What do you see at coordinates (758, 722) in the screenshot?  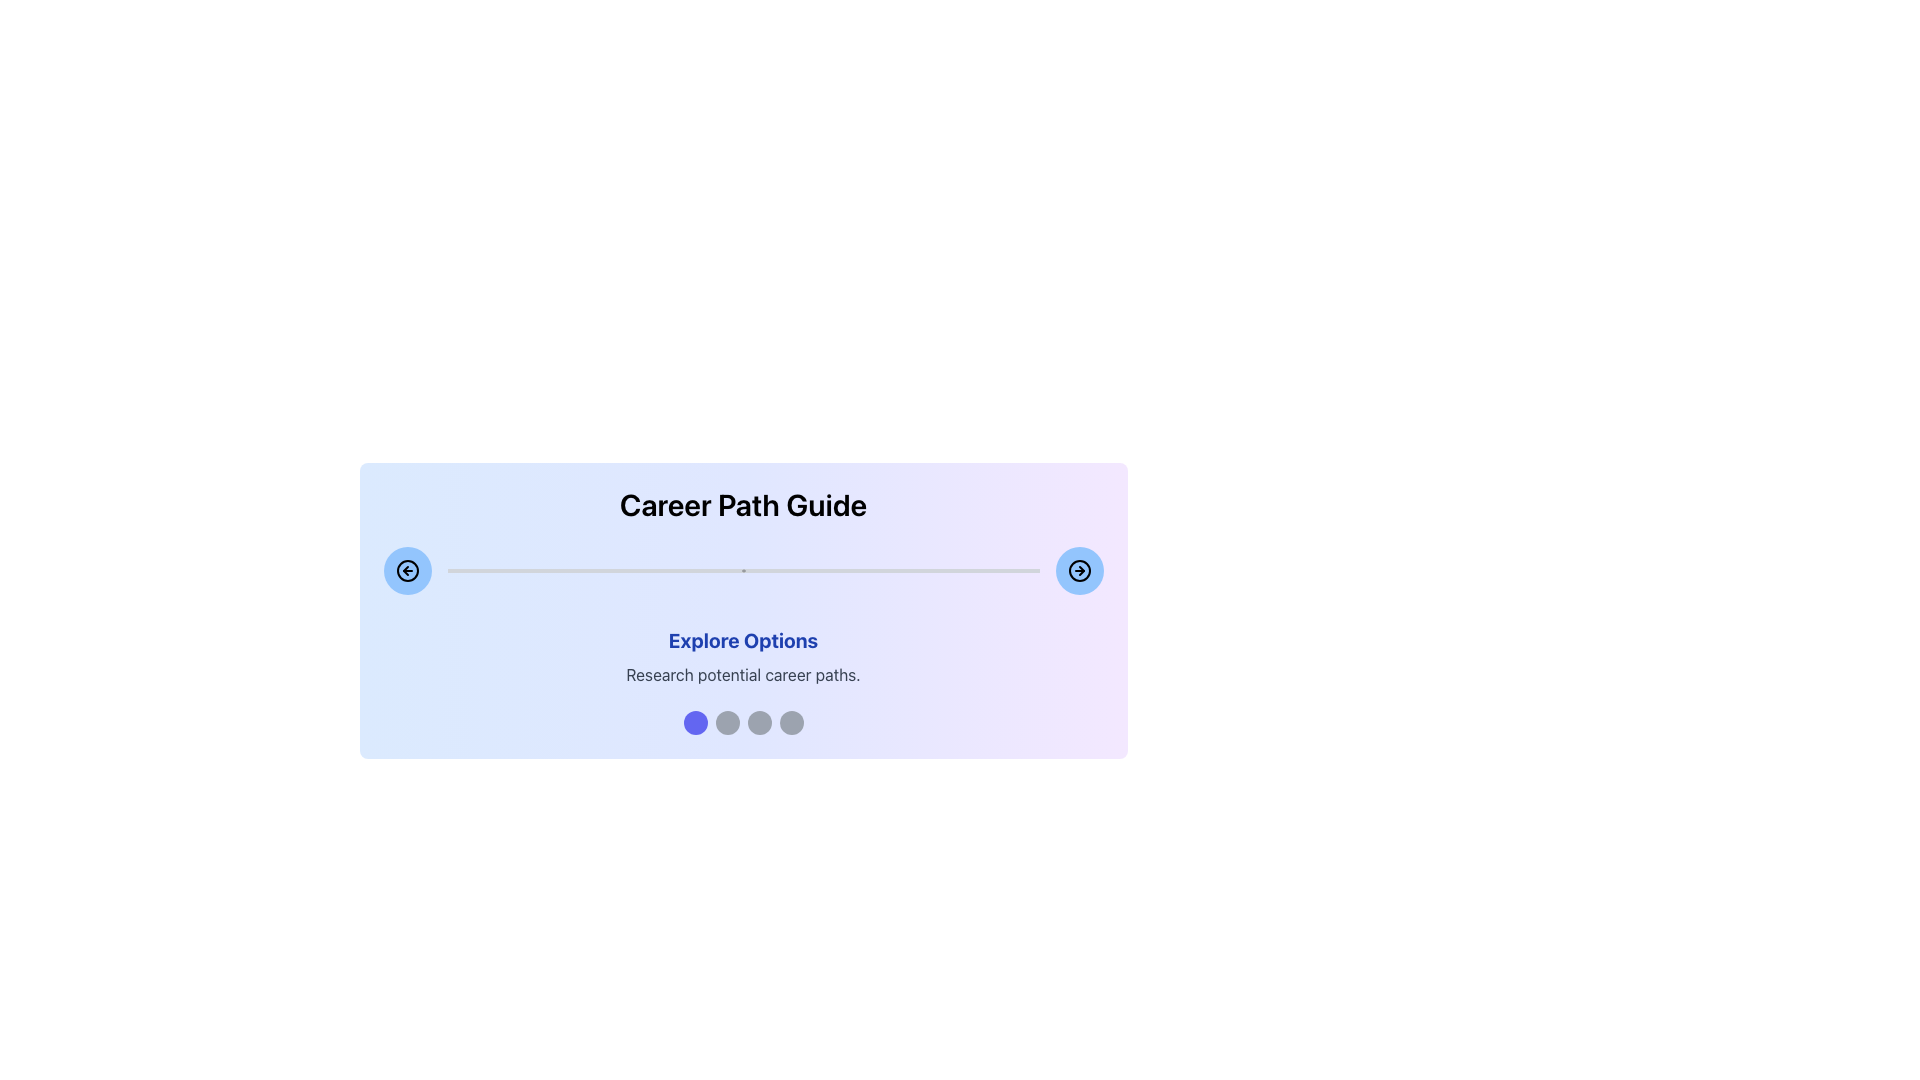 I see `the third circular Progress Indicator located at the bottom of the 'Explore Options' section` at bounding box center [758, 722].